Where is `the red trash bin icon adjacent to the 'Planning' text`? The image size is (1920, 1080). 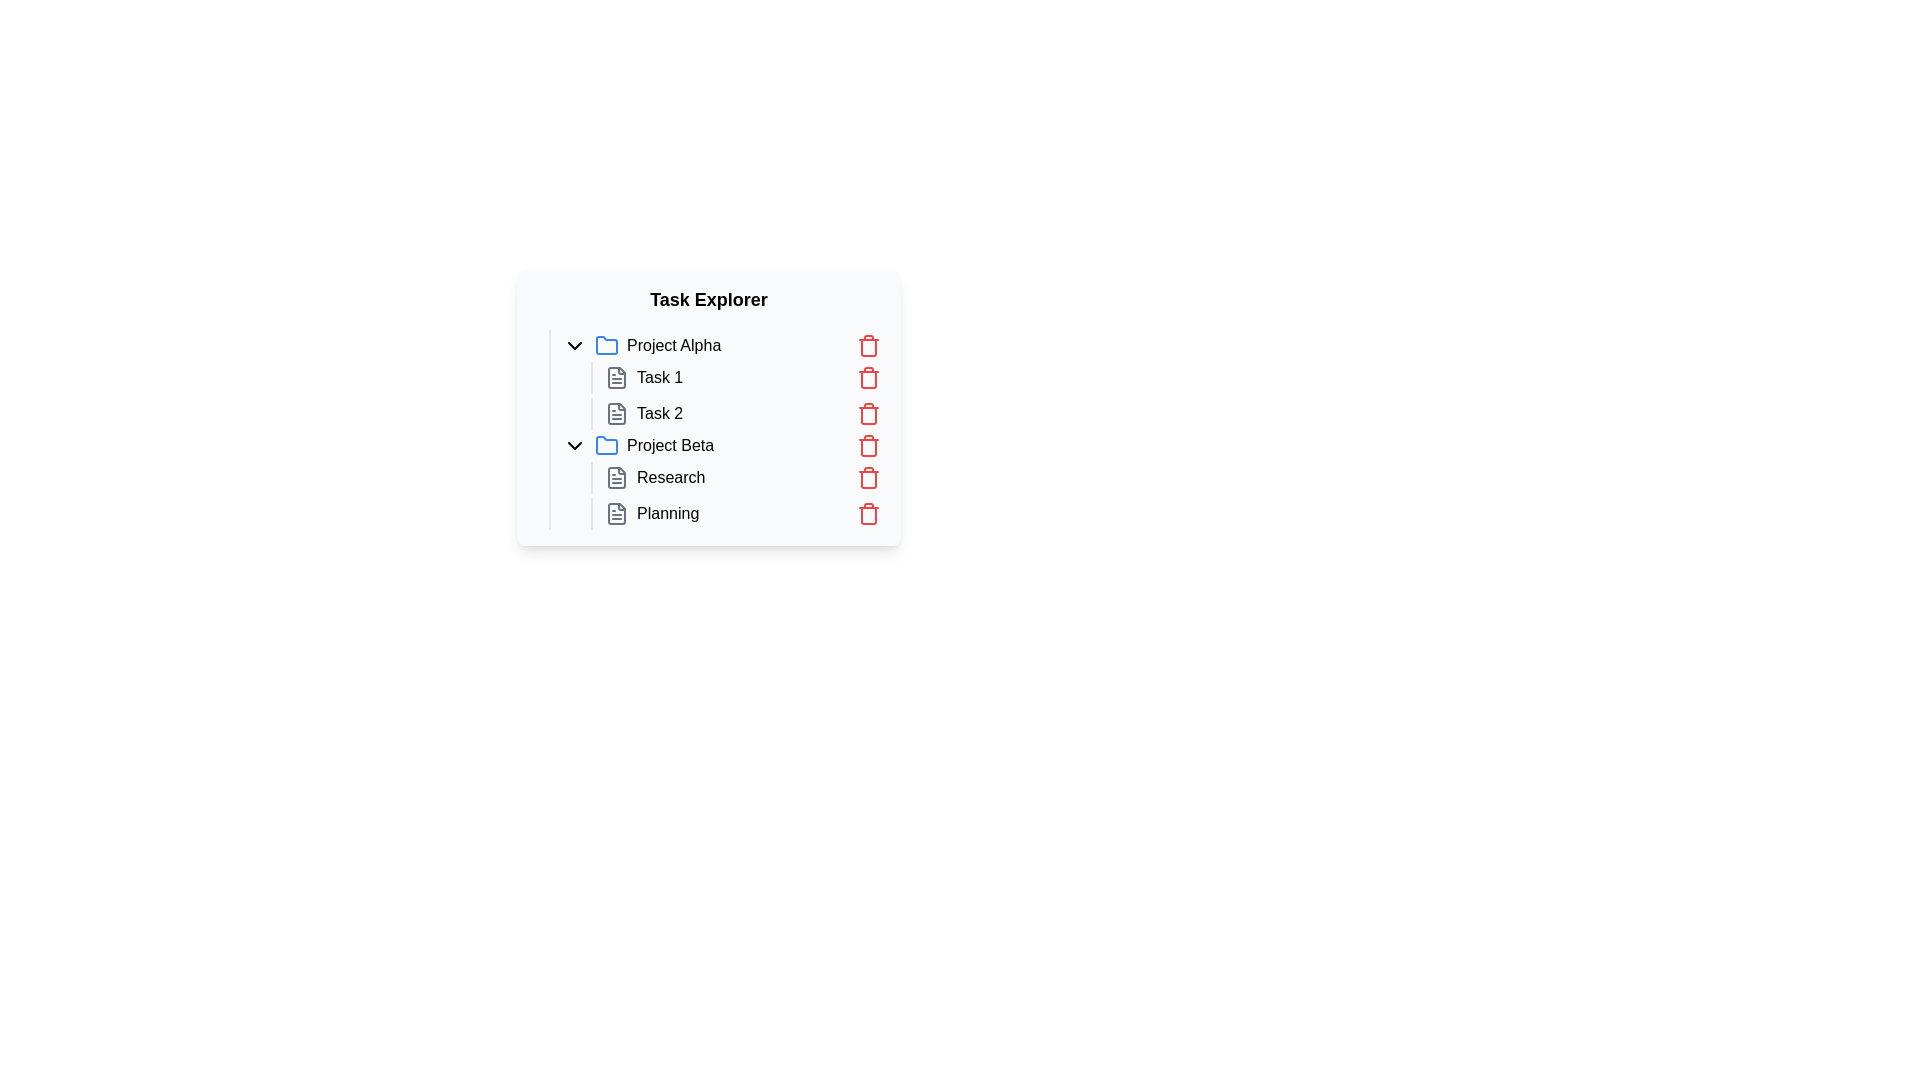 the red trash bin icon adjacent to the 'Planning' text is located at coordinates (868, 512).